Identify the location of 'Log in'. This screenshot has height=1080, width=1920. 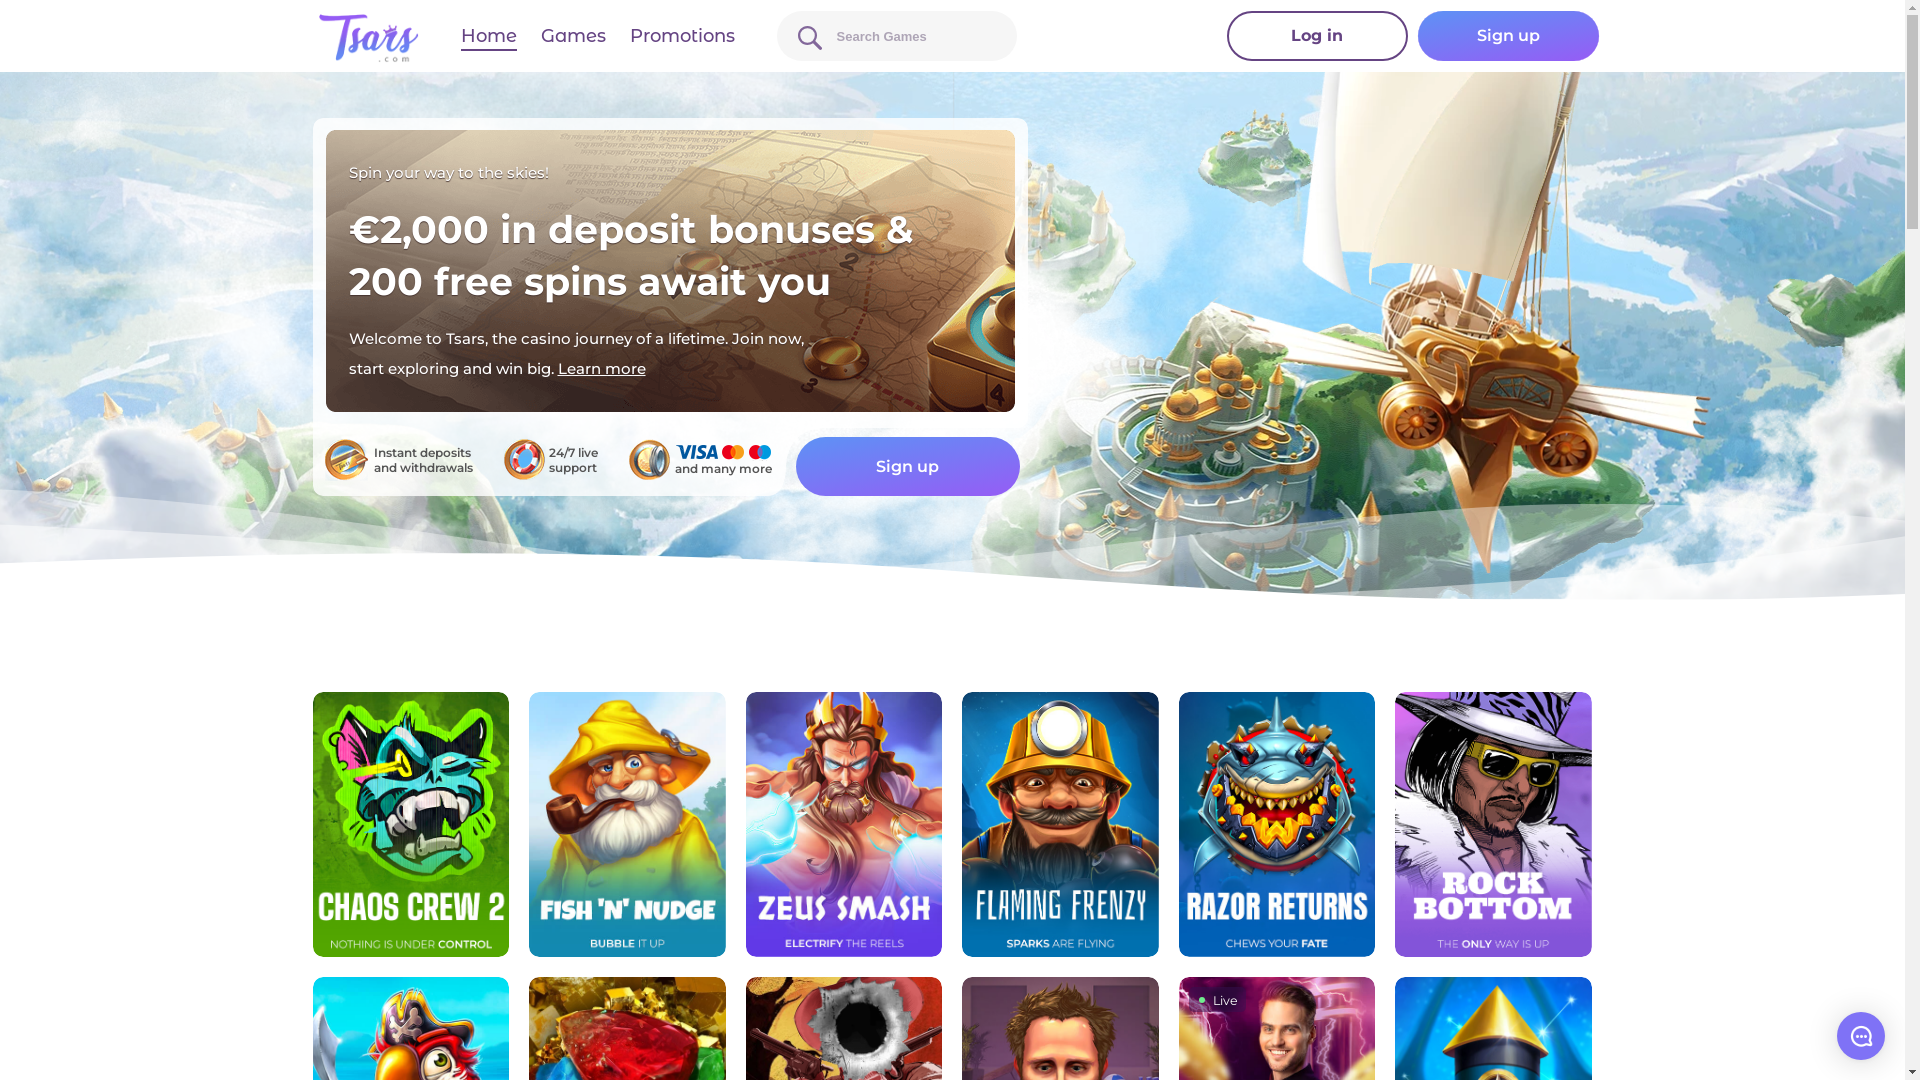
(1316, 35).